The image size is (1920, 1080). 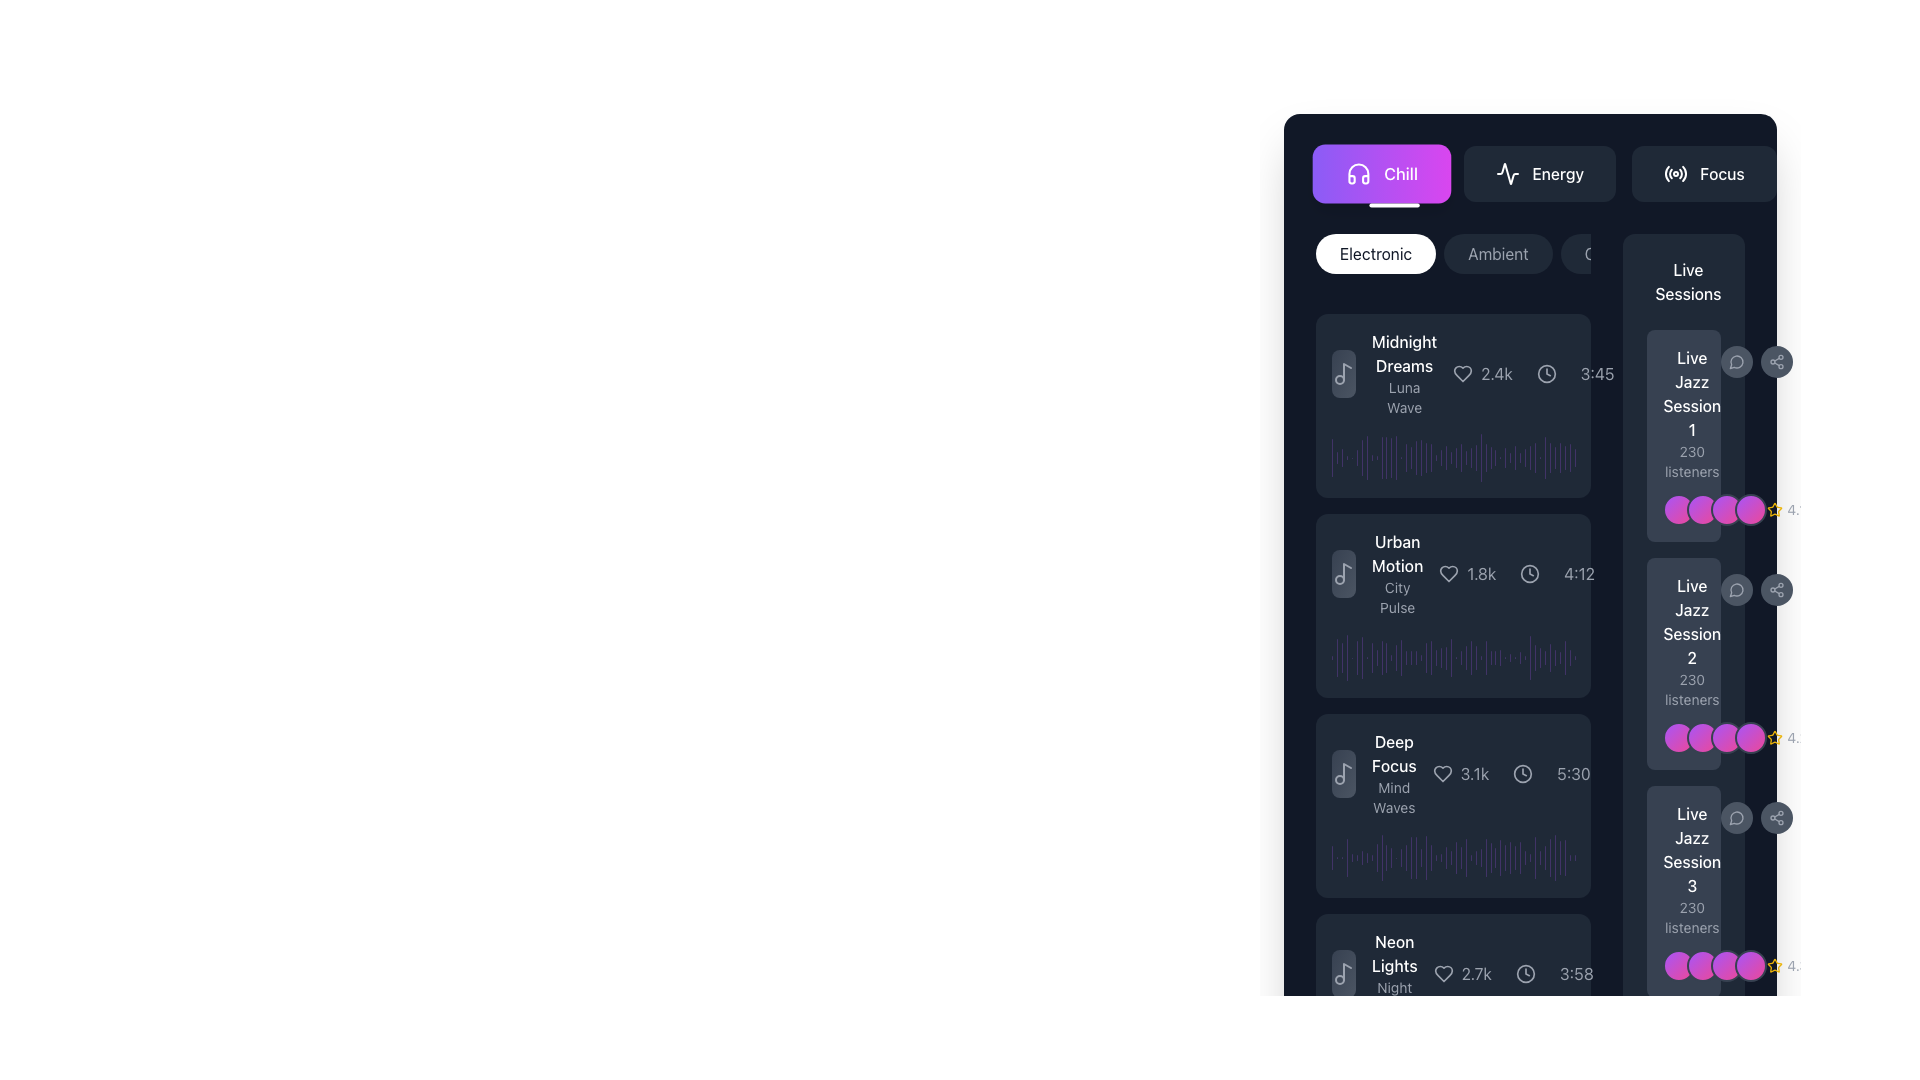 I want to click on the 30th vertical bar with rounded ends, styled in purple with 50% transparency, located in the 'Deep Focus' section of the interface, so click(x=1476, y=856).